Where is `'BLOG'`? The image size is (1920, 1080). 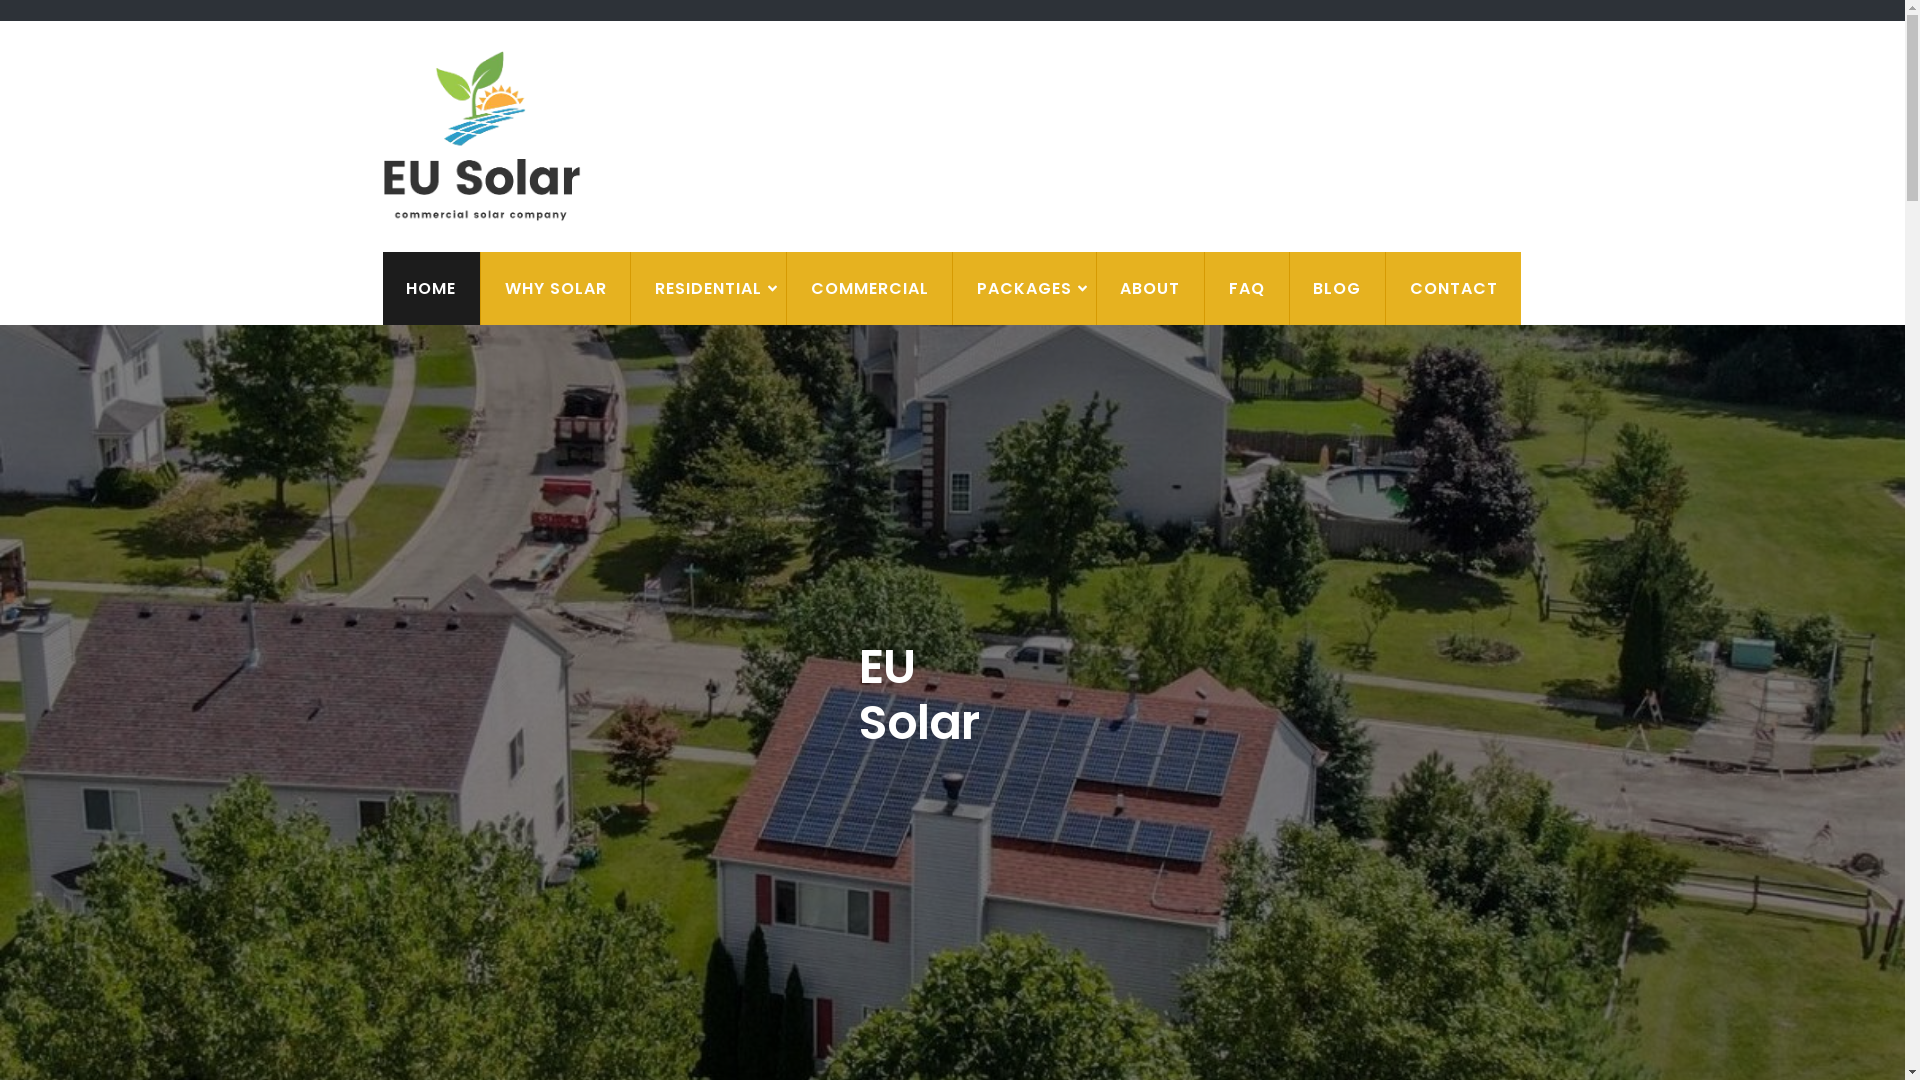 'BLOG' is located at coordinates (1337, 288).